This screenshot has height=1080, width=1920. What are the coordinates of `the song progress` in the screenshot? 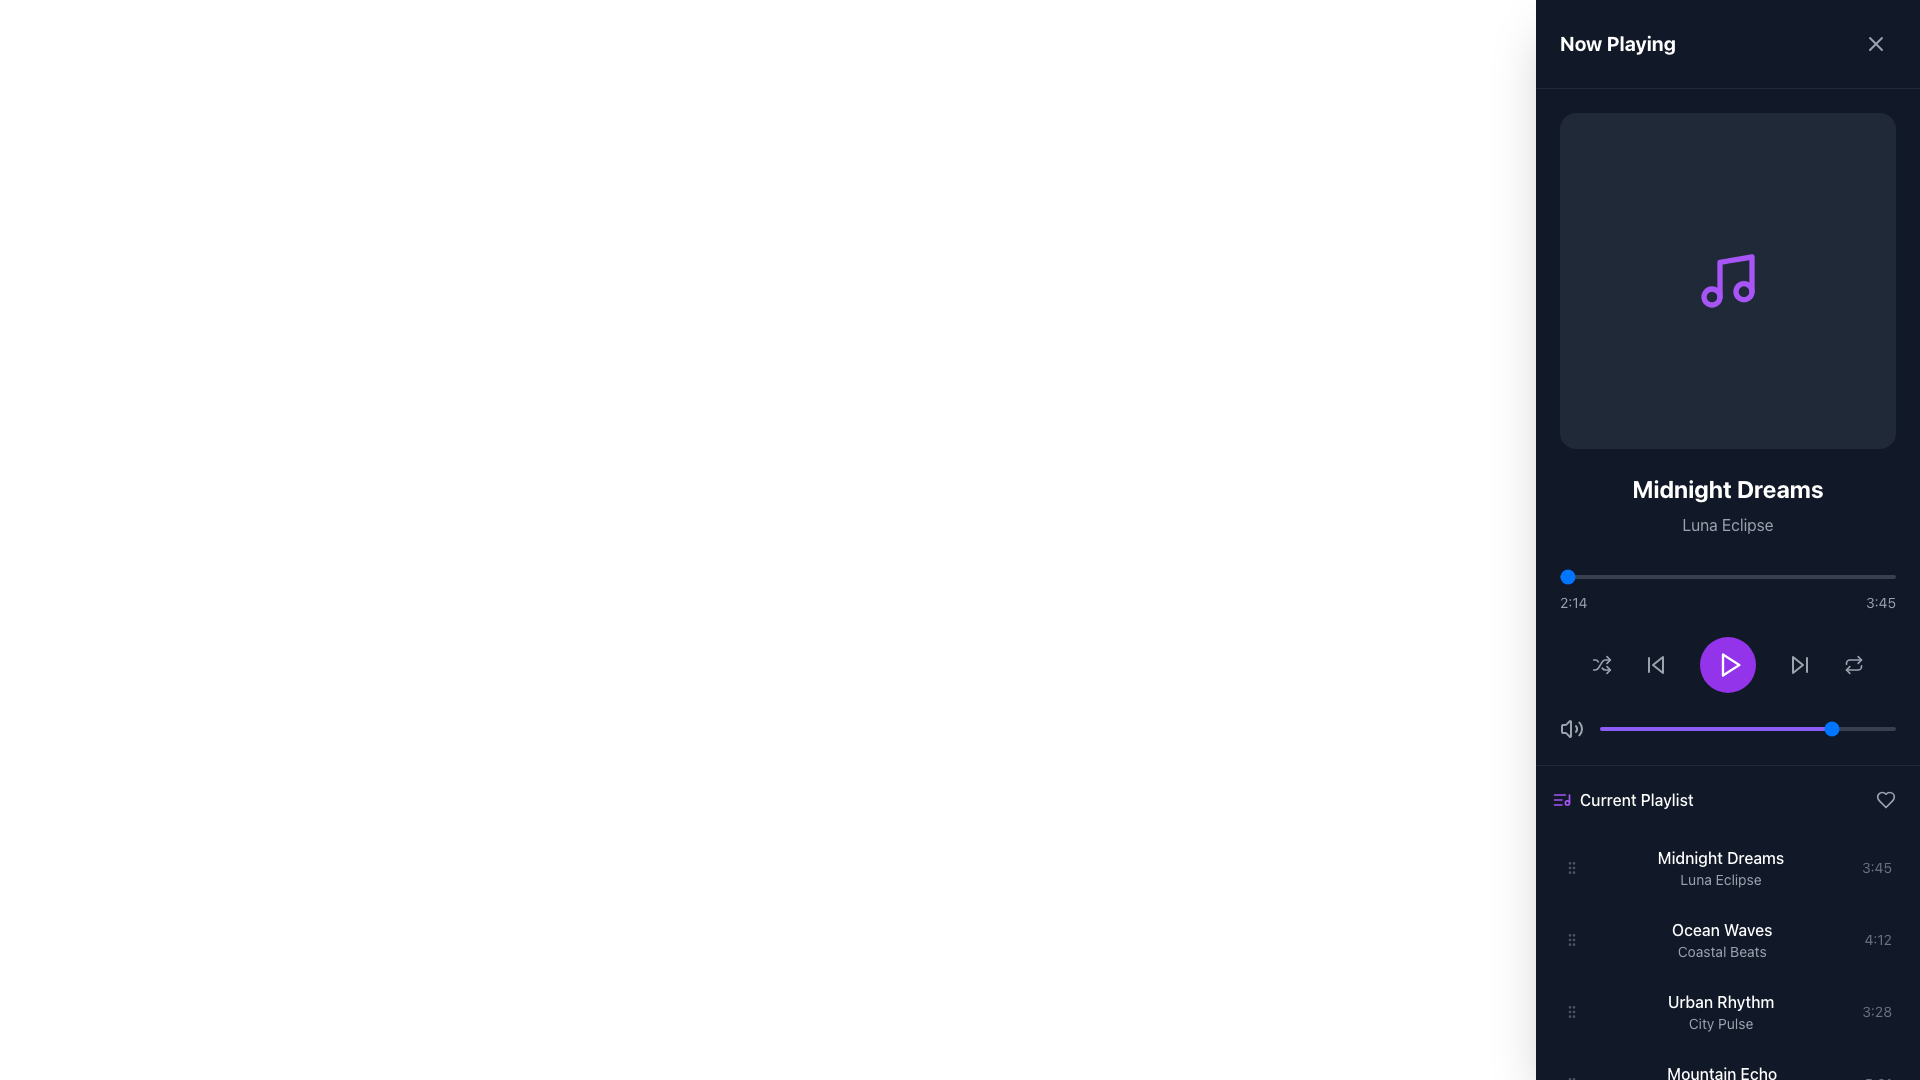 It's located at (1670, 577).